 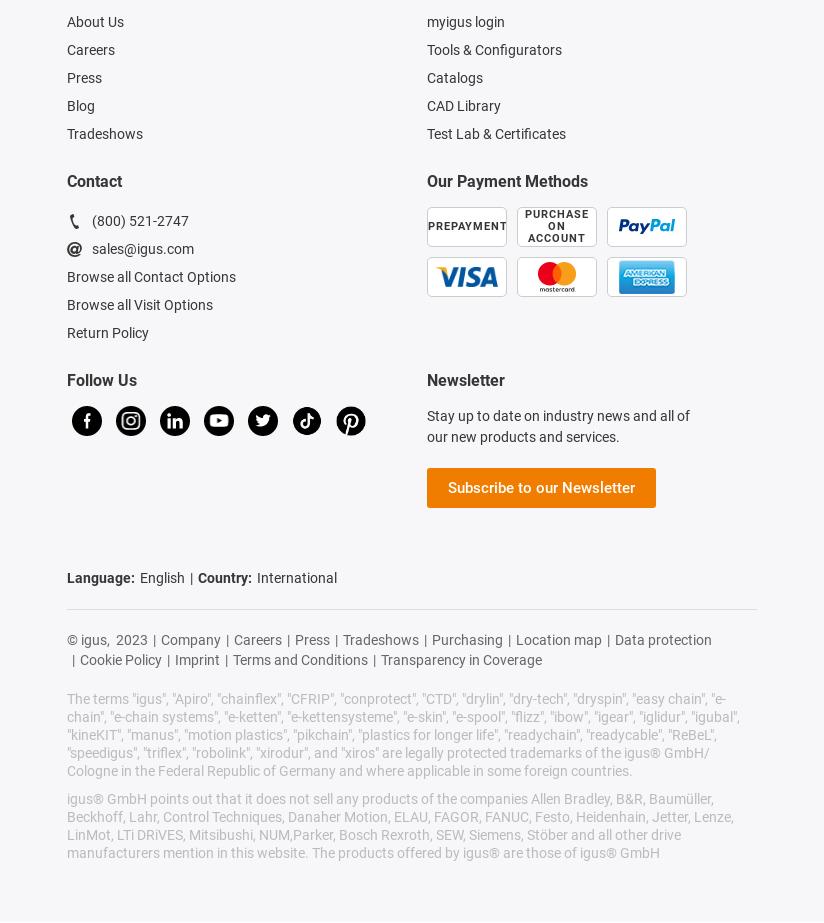 I want to click on 'Cookie Policy', so click(x=120, y=659).